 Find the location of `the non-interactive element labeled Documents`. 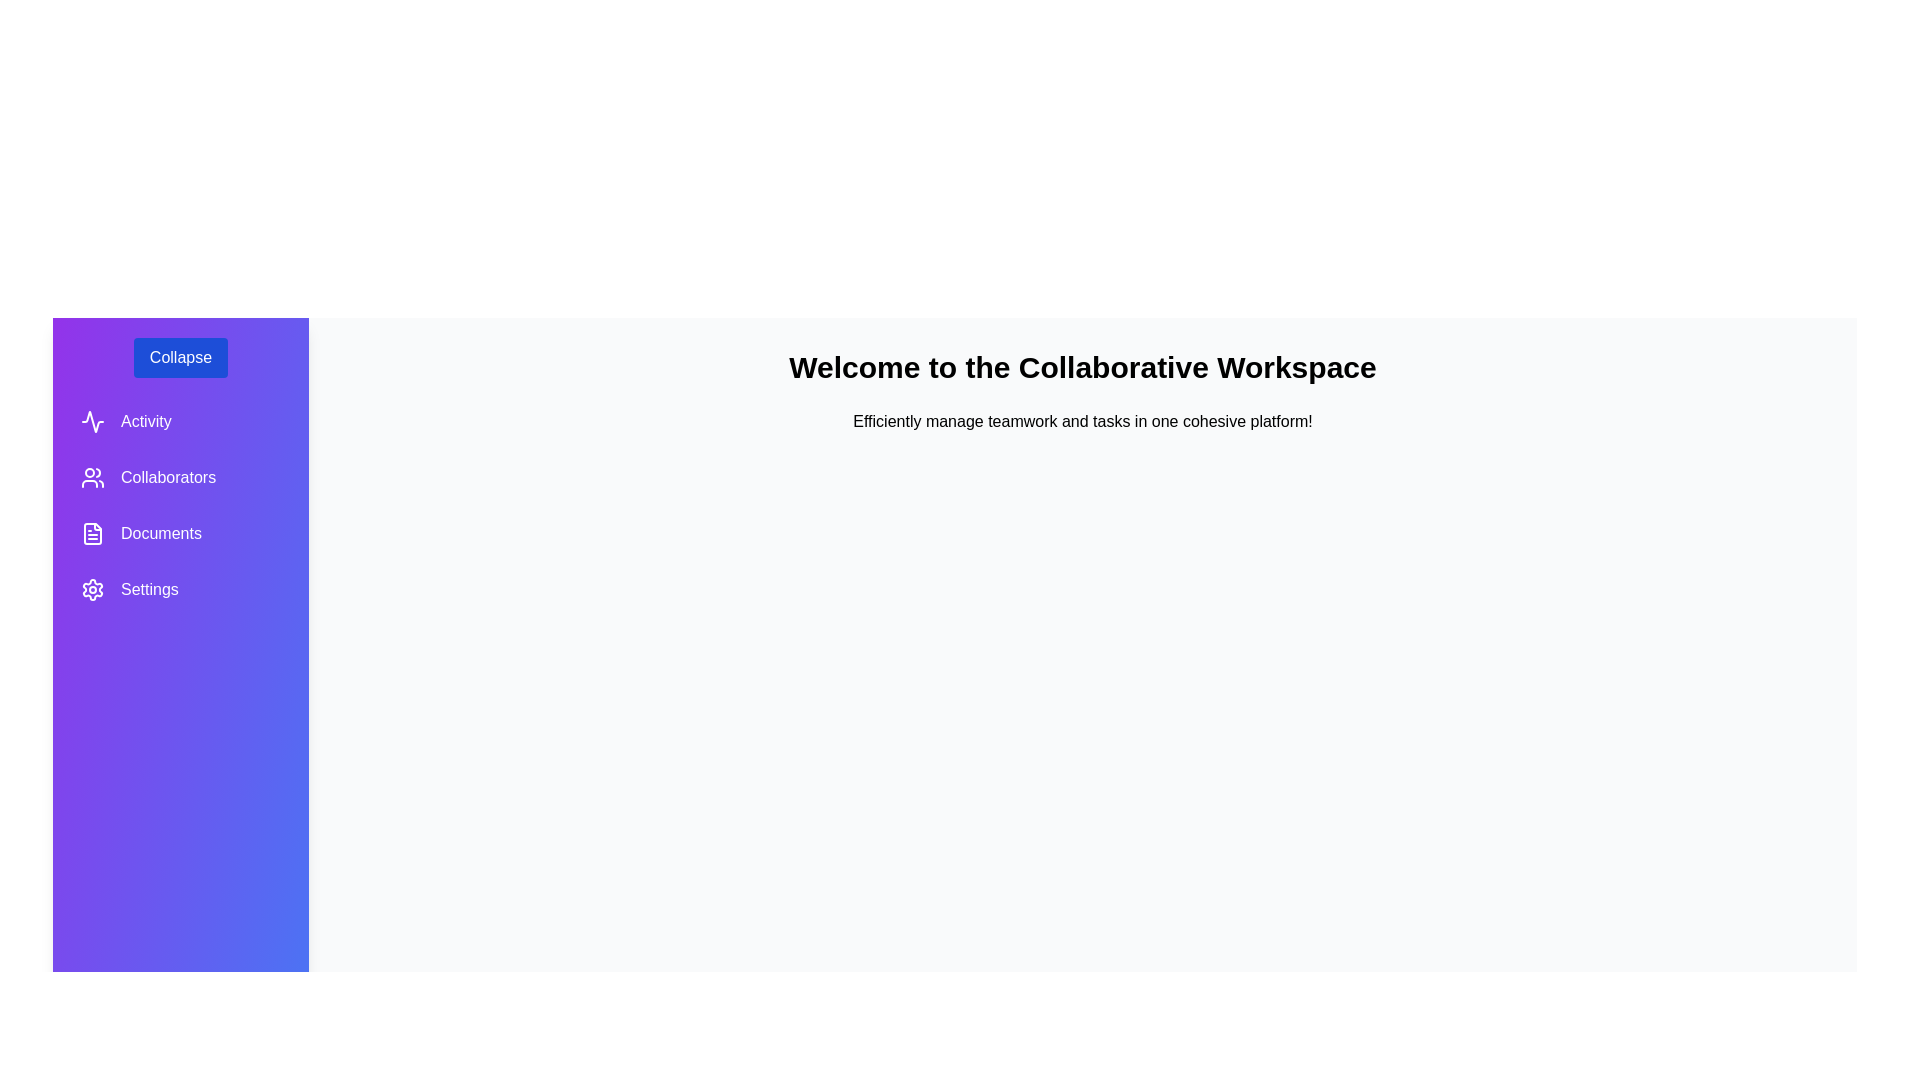

the non-interactive element labeled Documents is located at coordinates (181, 532).